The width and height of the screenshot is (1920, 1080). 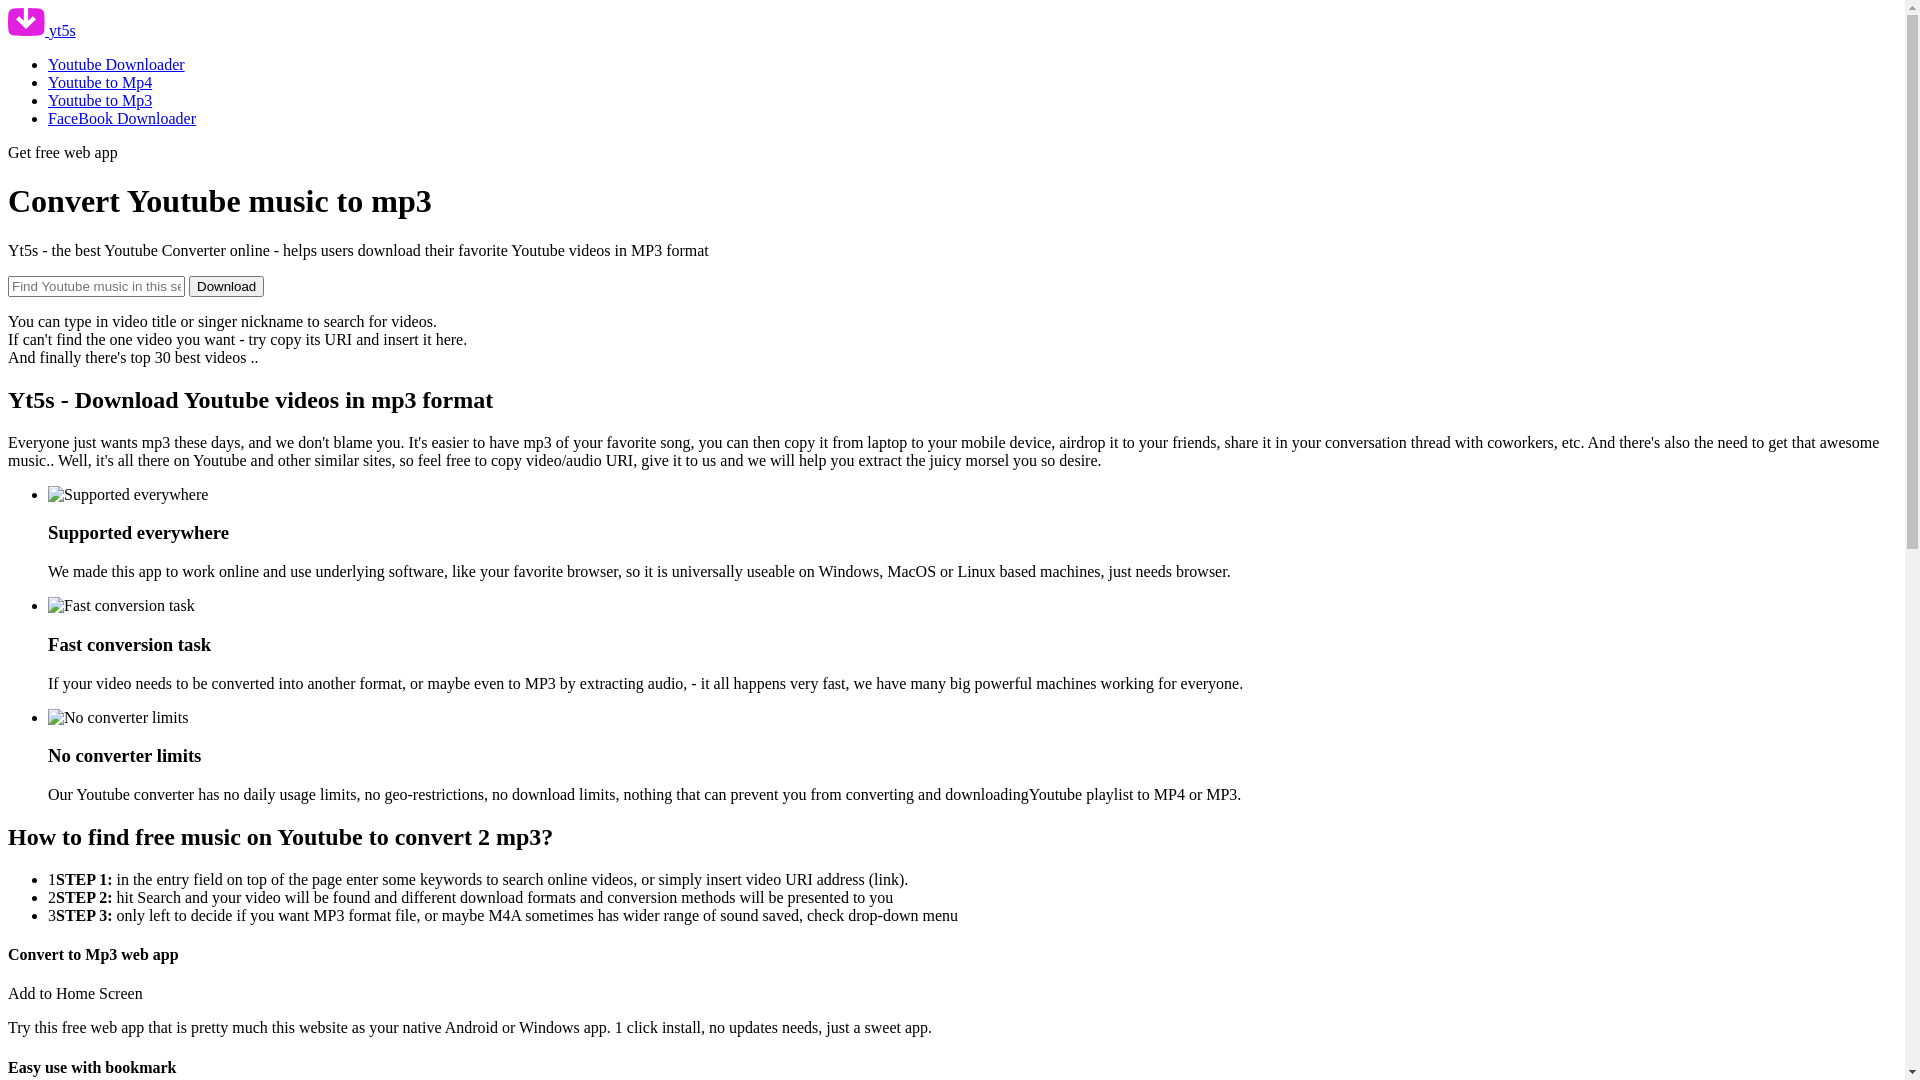 I want to click on 'Youtube Downloader', so click(x=115, y=63).